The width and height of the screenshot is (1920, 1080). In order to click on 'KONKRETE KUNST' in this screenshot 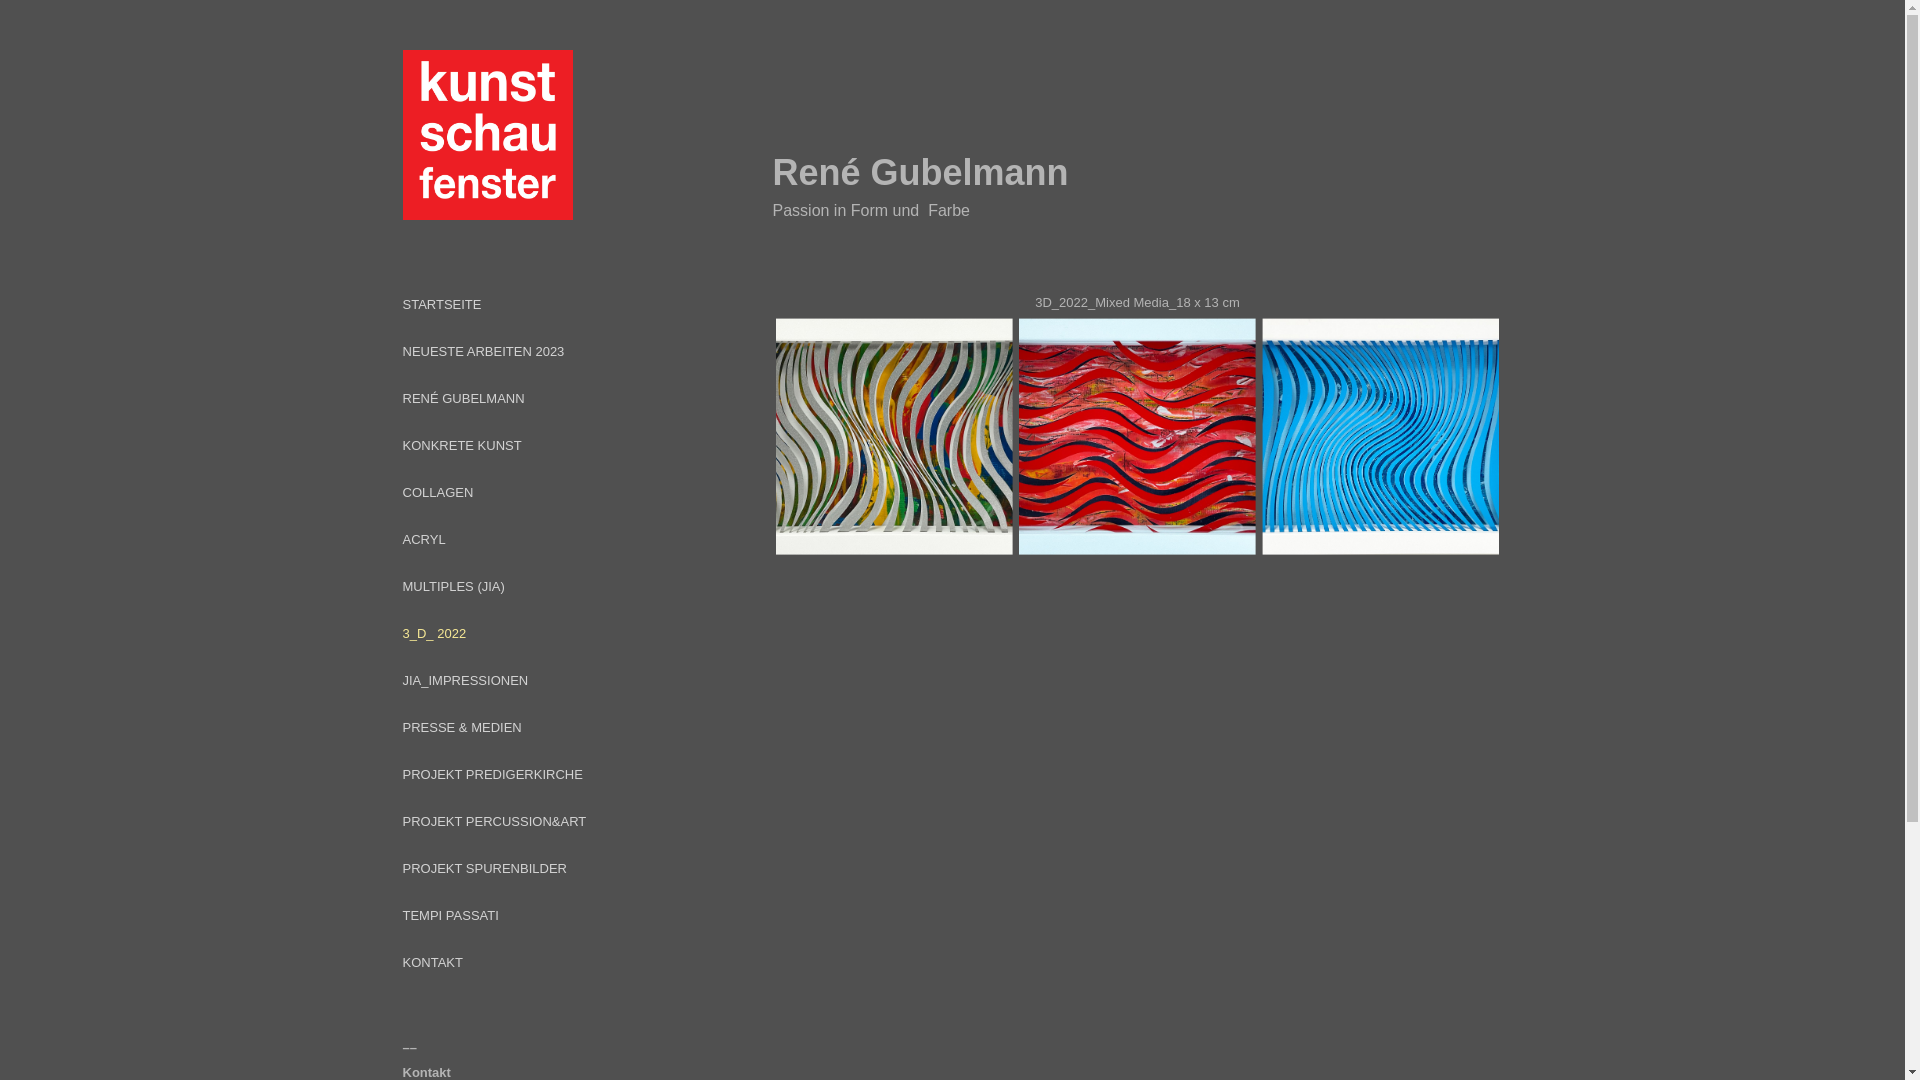, I will do `click(460, 444)`.